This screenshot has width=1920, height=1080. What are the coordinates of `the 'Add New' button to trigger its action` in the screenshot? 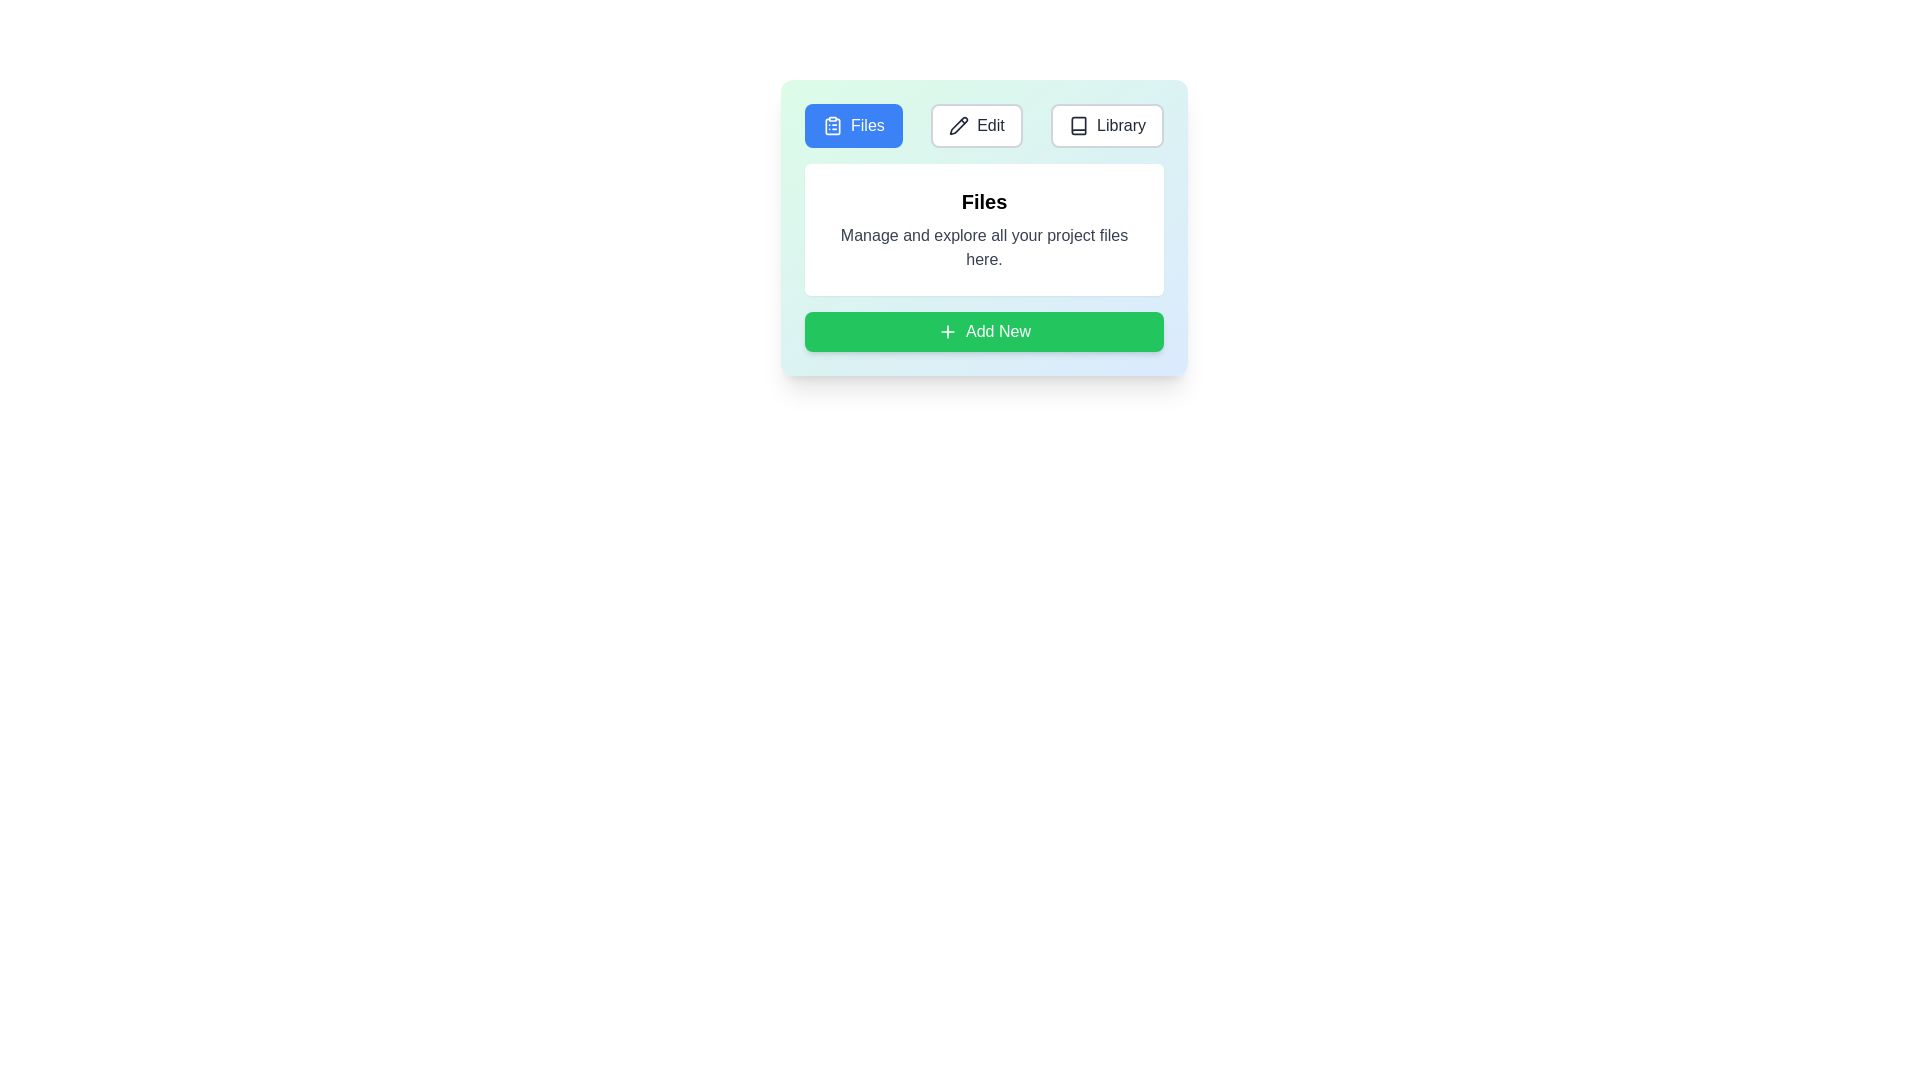 It's located at (984, 330).